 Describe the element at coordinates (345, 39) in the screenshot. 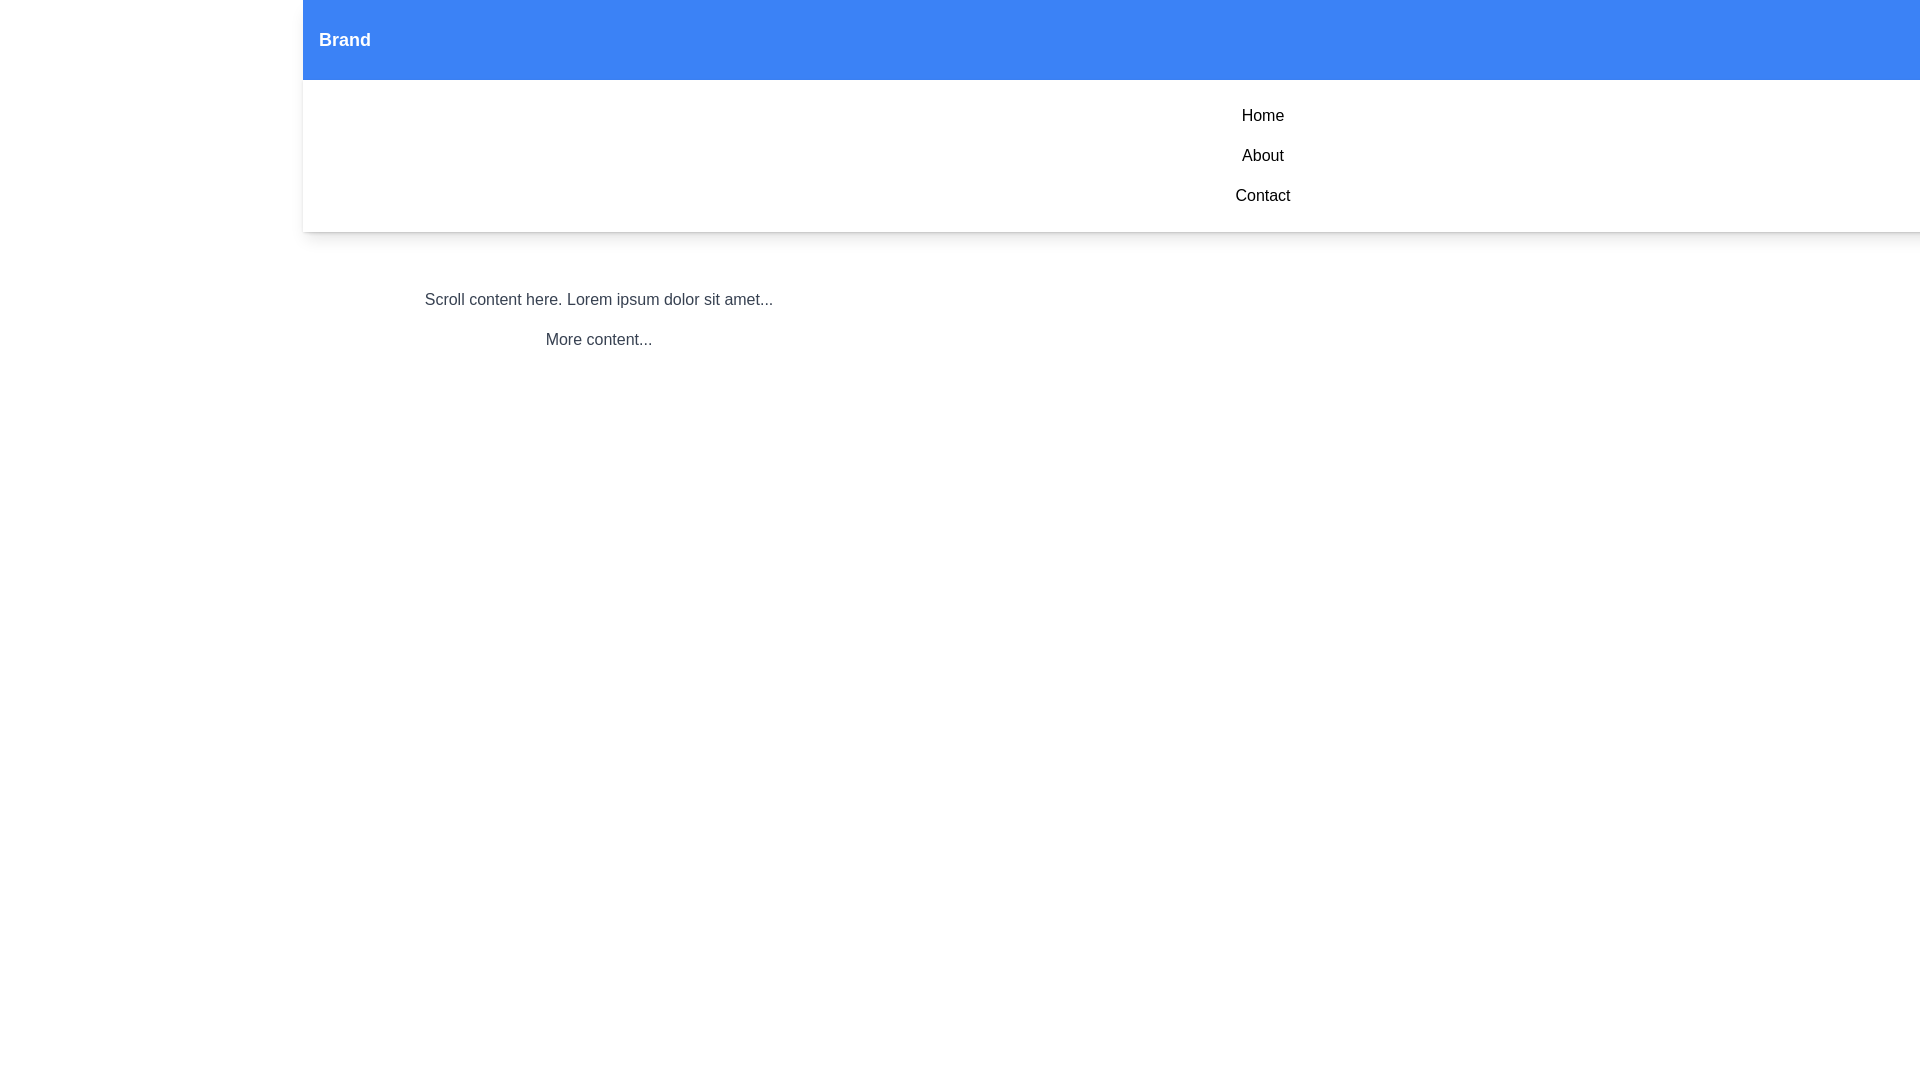

I see `the text label displaying 'Brand' in bold white font, located at the top-left section of the interface against a blue background` at that location.